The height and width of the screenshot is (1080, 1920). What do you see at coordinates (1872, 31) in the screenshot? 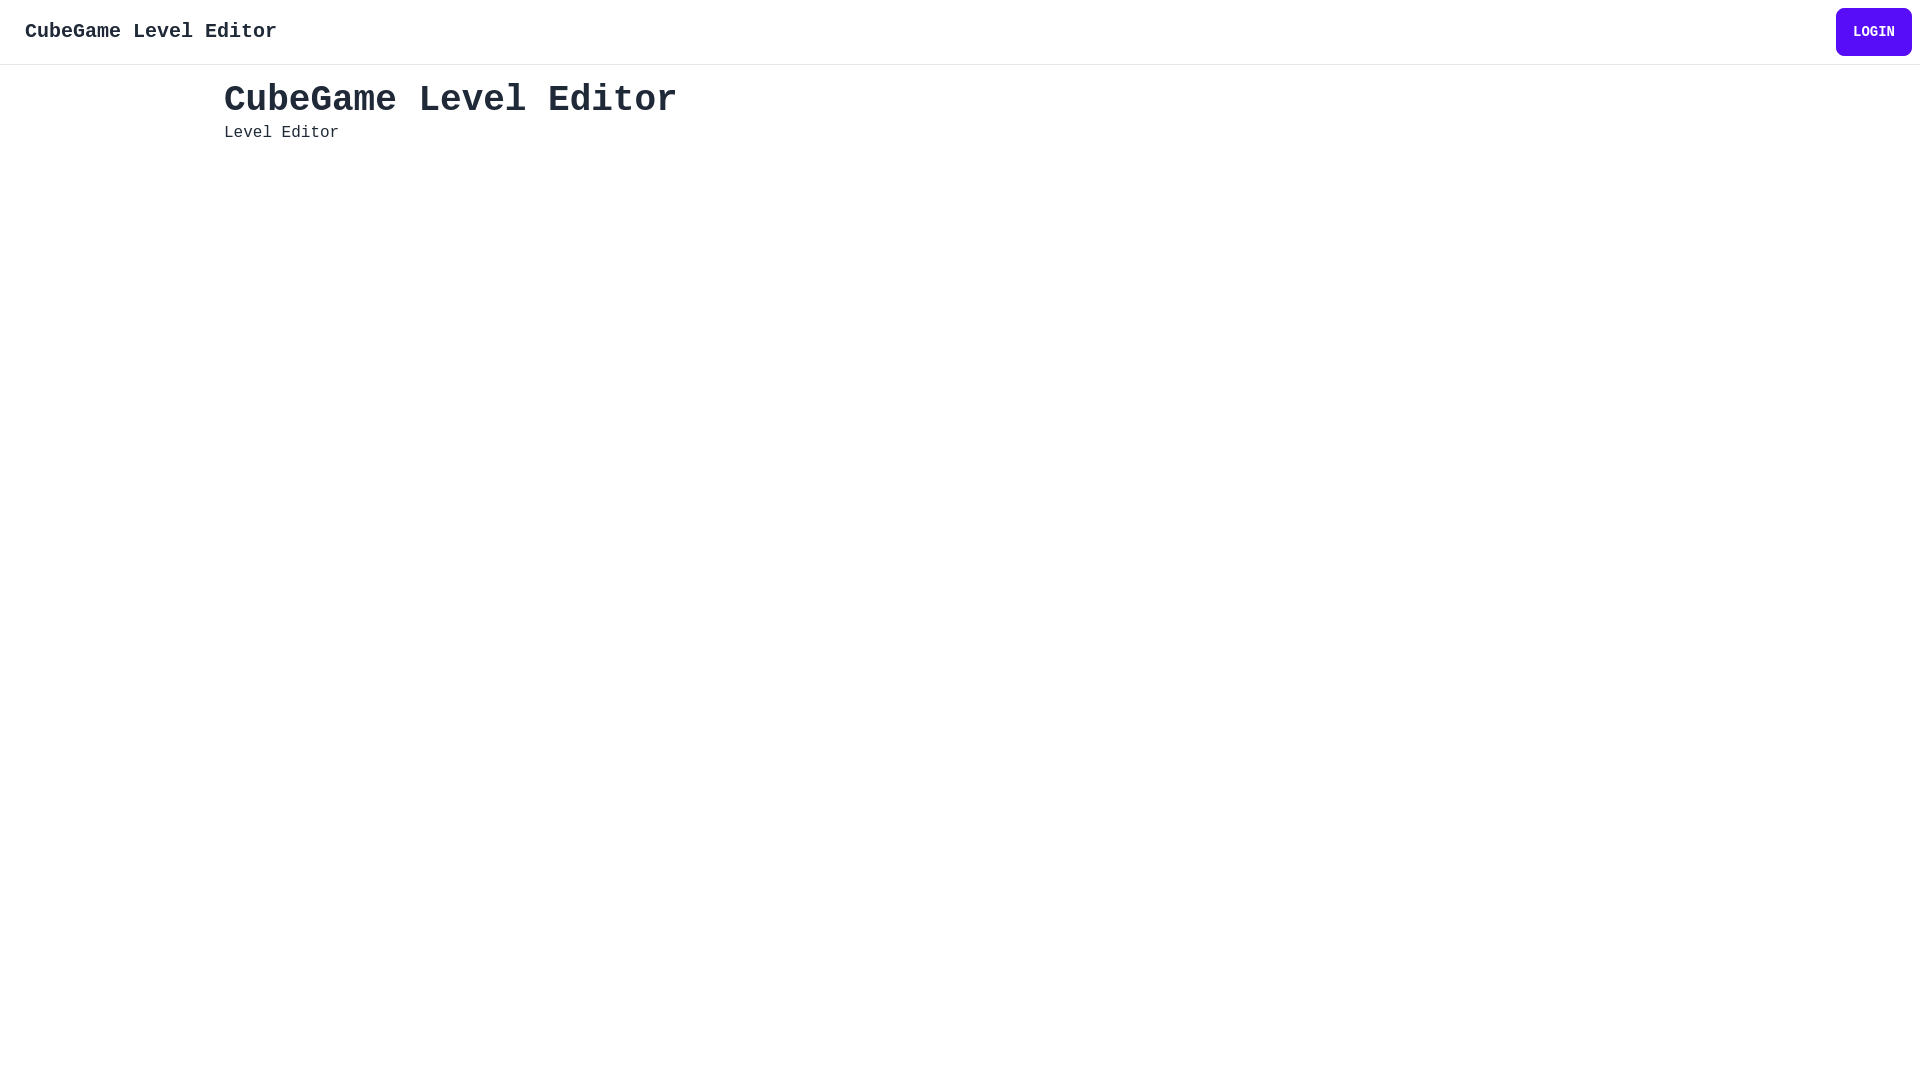
I see `'LOGIN'` at bounding box center [1872, 31].